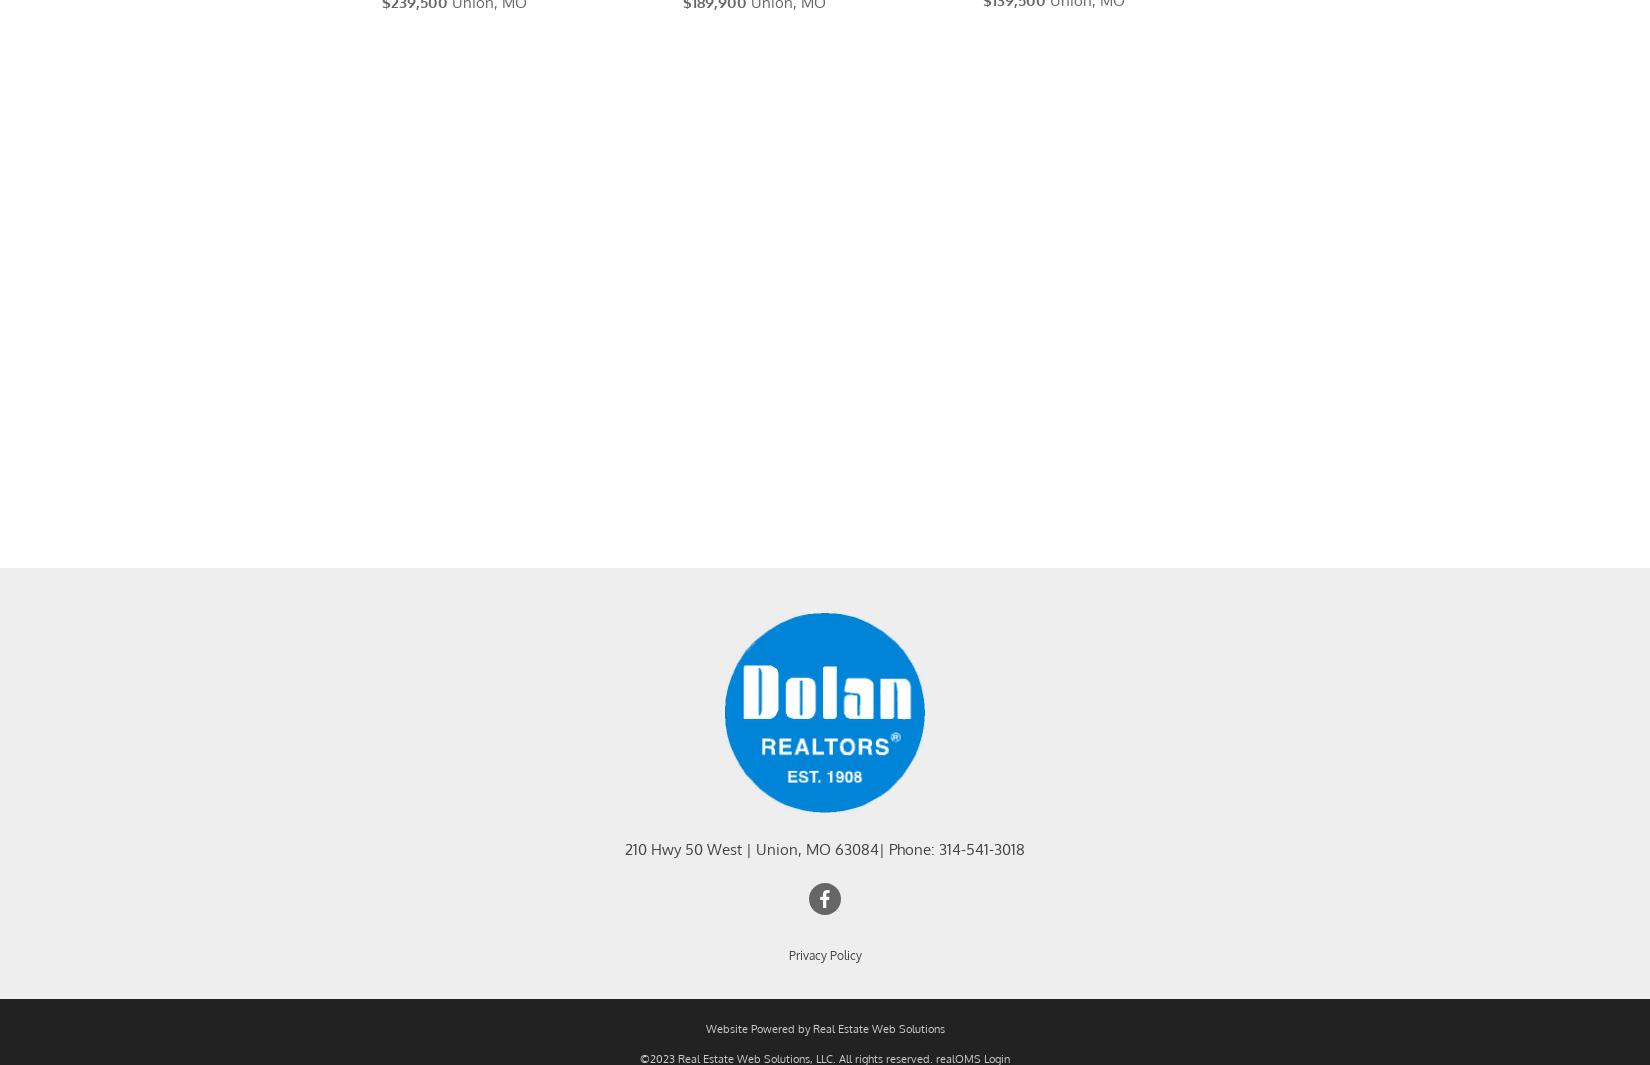  What do you see at coordinates (1014, 24) in the screenshot?
I see `'$139,500'` at bounding box center [1014, 24].